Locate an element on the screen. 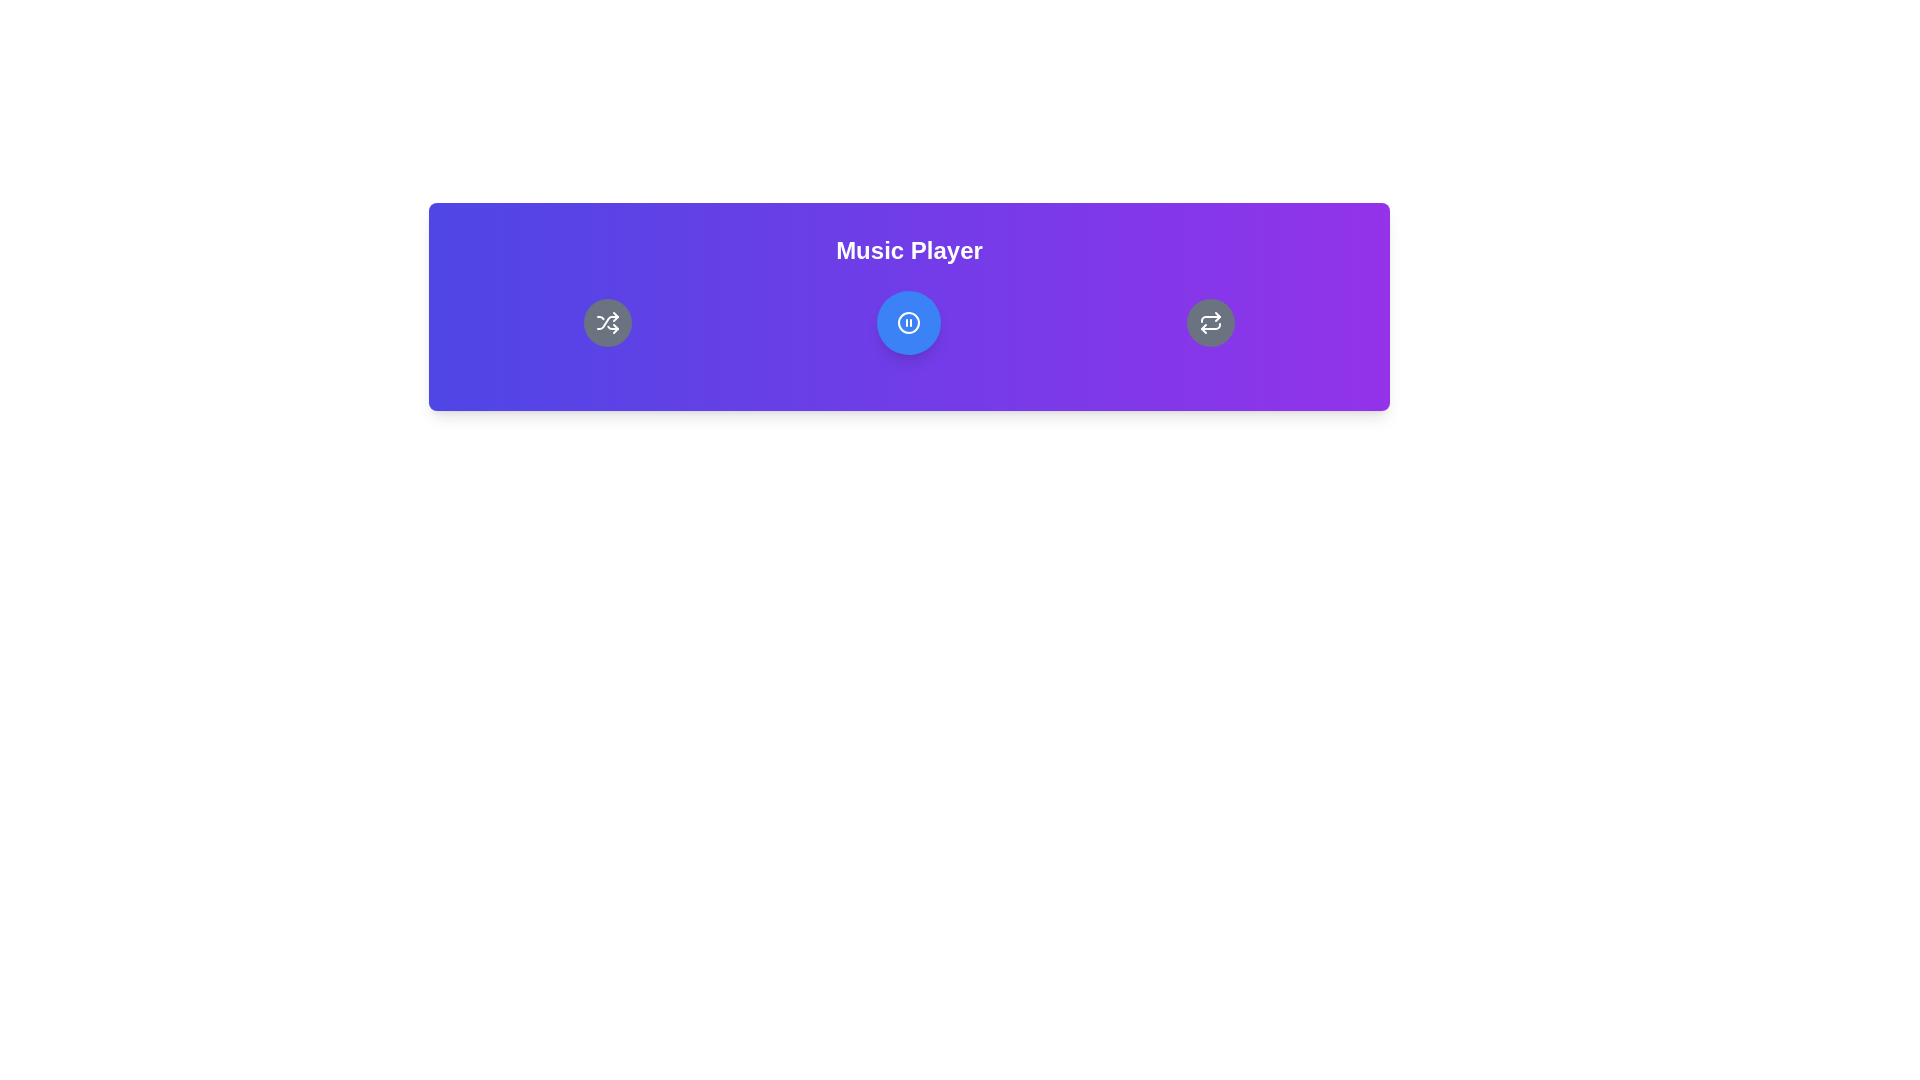 The image size is (1920, 1080). the circular button with a gray background and a loop icon is located at coordinates (1210, 322).